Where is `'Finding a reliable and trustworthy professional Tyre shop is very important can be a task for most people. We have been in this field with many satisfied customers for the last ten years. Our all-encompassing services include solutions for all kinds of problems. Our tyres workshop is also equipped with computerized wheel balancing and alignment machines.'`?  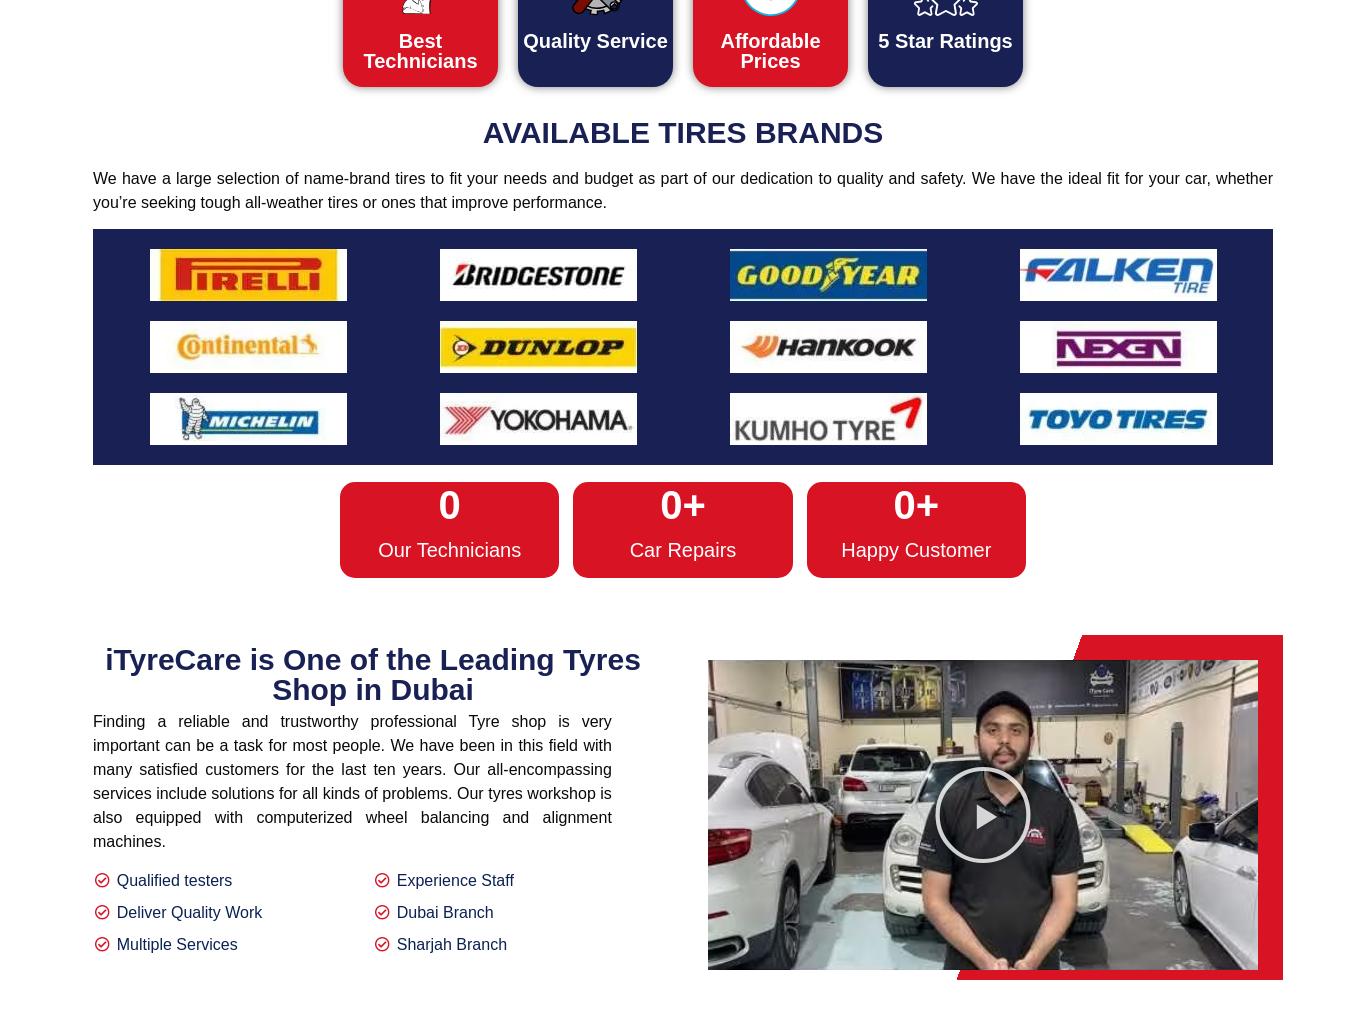 'Finding a reliable and trustworthy professional Tyre shop is very important can be a task for most people. We have been in this field with many satisfied customers for the last ten years. Our all-encompassing services include solutions for all kinds of problems. Our tyres workshop is also equipped with computerized wheel balancing and alignment machines.' is located at coordinates (351, 781).